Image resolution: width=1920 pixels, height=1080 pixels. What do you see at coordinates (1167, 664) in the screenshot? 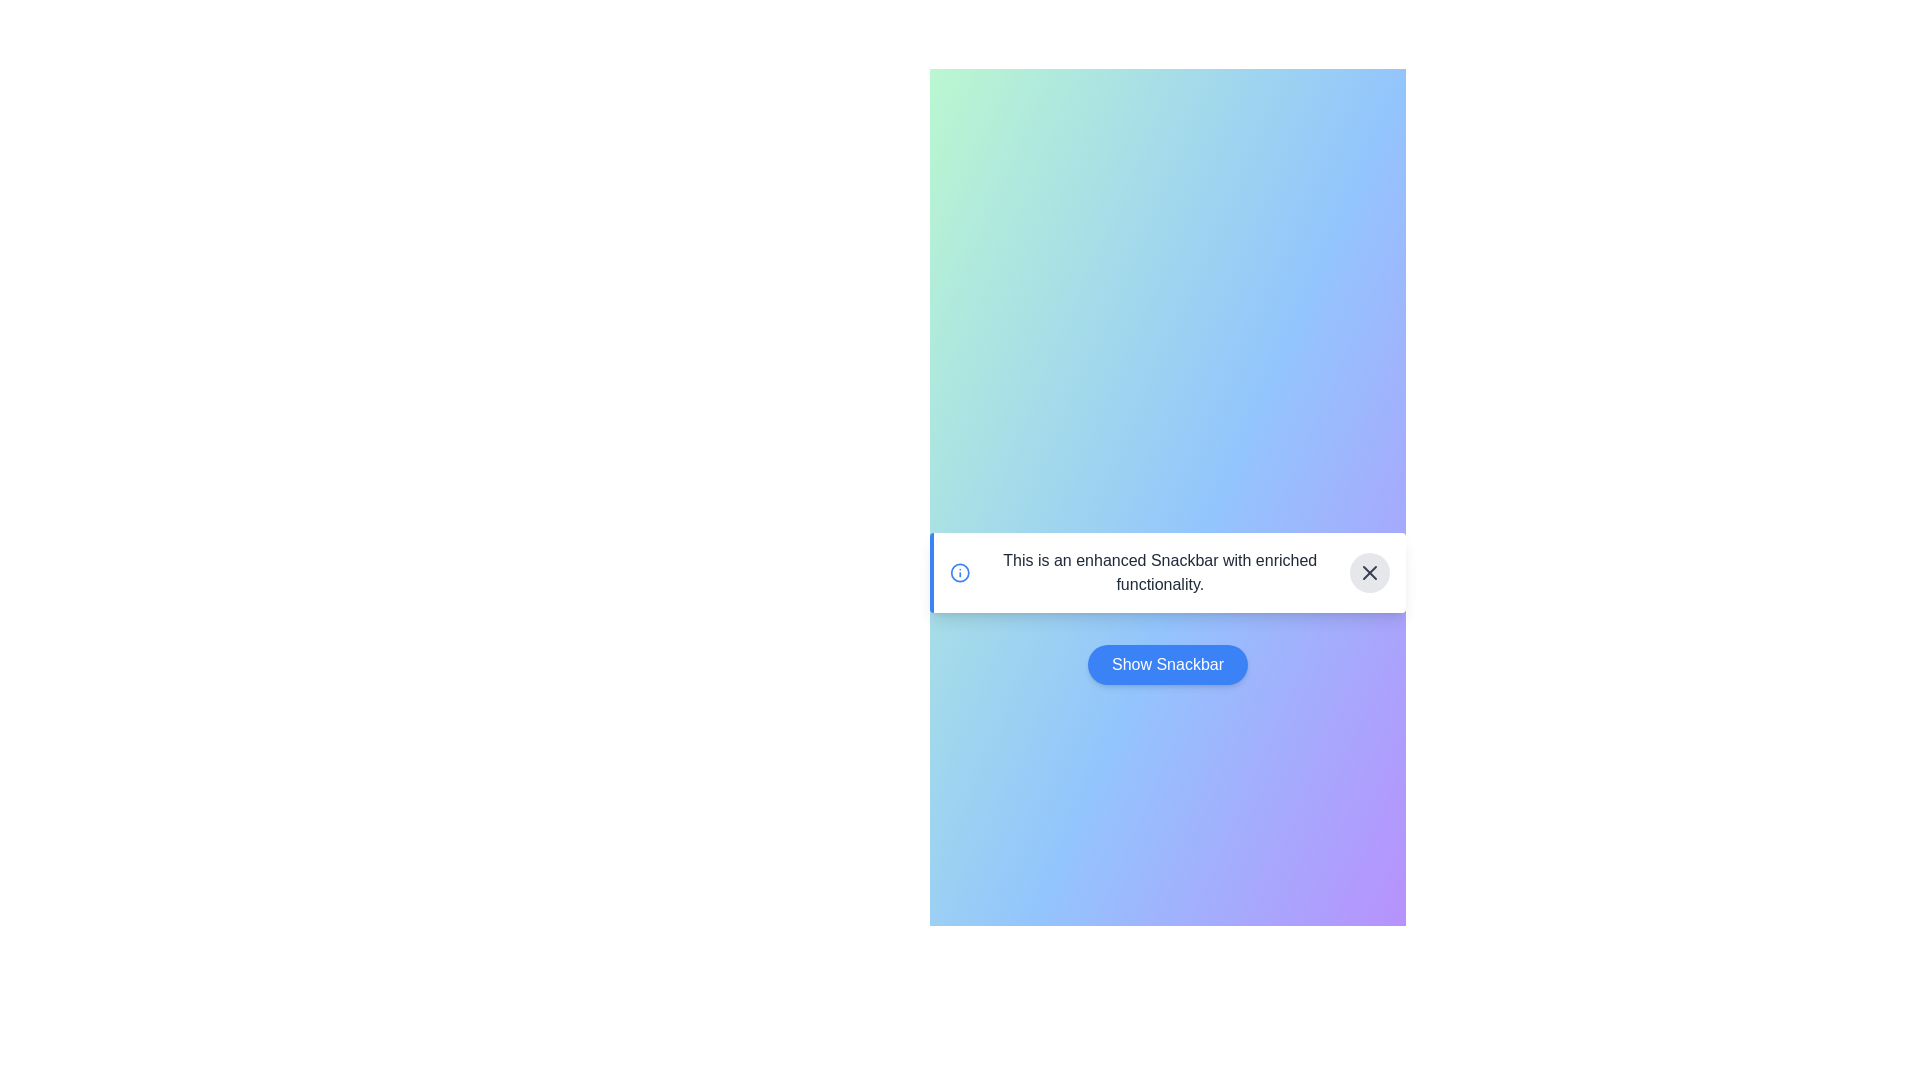
I see `the button at the bottom center of the layout to trigger visual feedback before it displays a snackbar notification` at bounding box center [1167, 664].